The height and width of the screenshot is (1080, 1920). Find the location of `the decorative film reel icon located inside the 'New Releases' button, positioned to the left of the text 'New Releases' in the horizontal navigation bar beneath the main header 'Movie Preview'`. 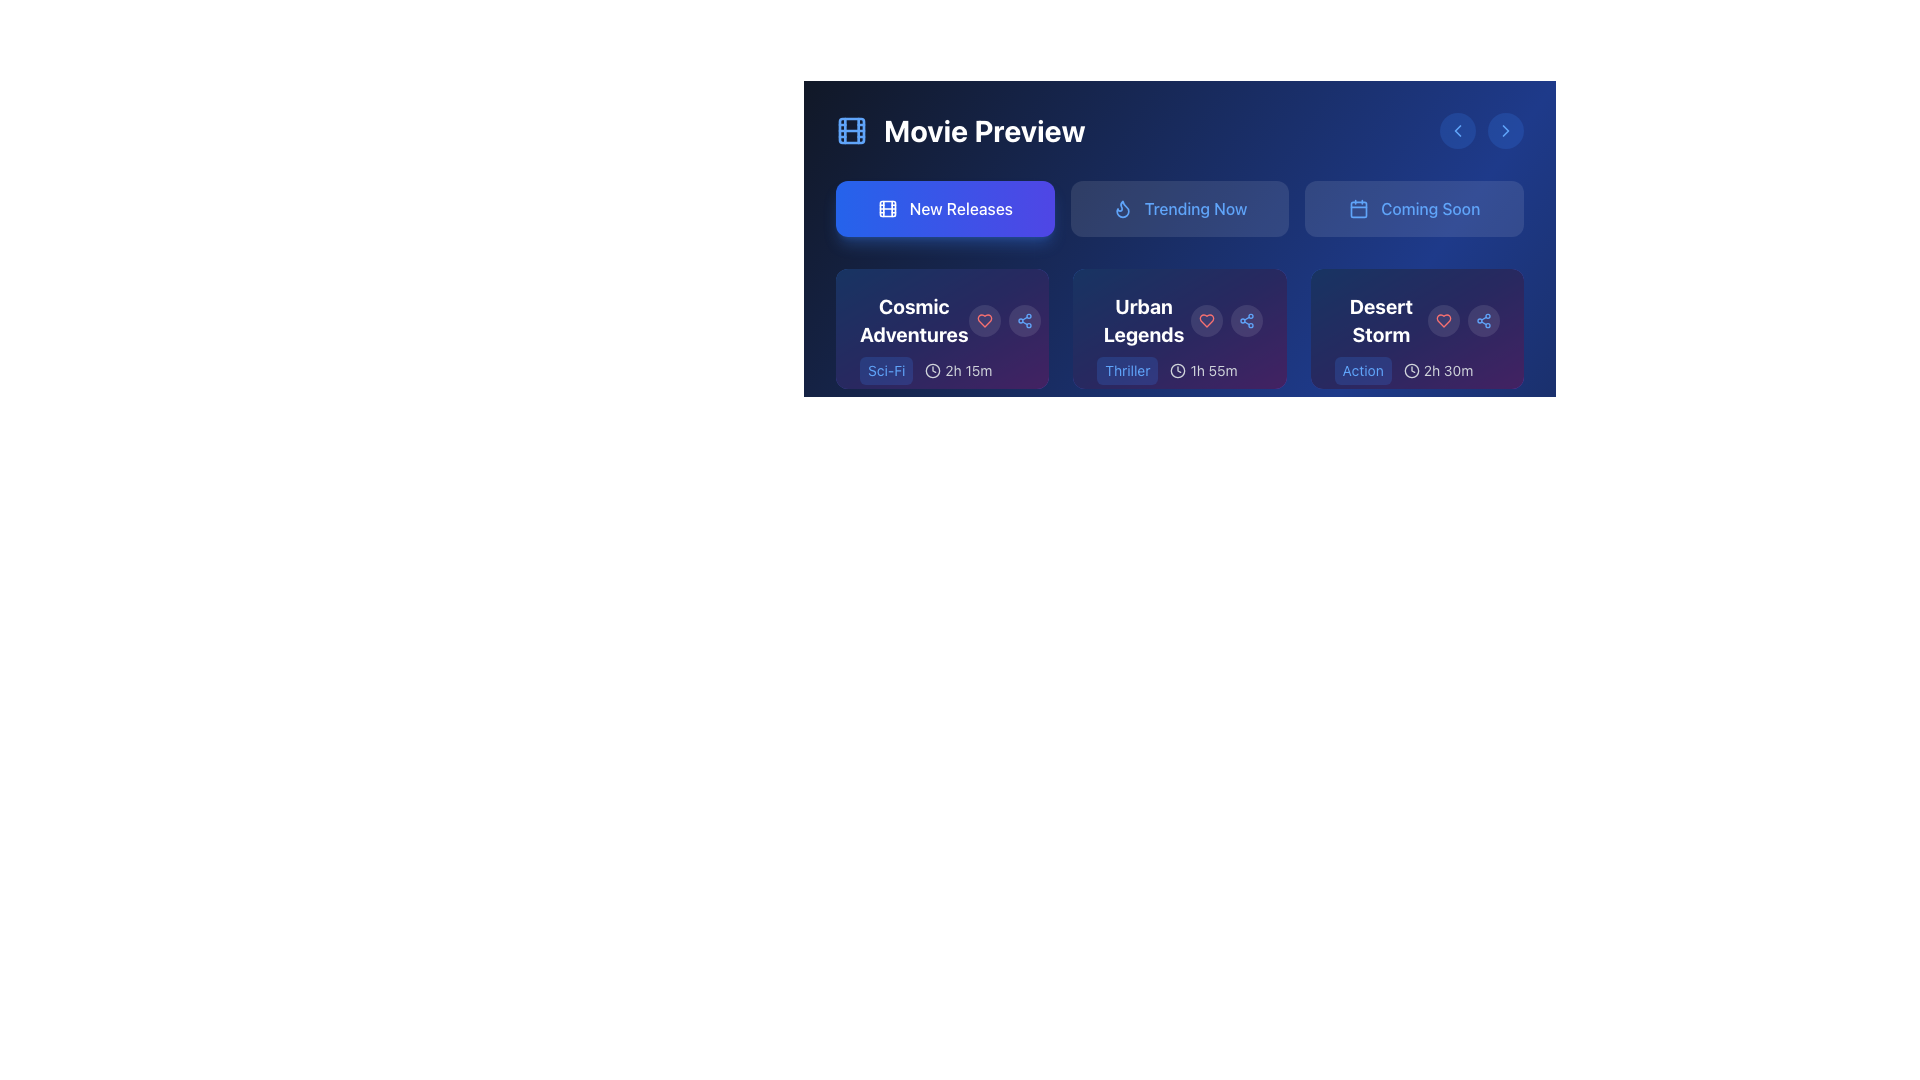

the decorative film reel icon located inside the 'New Releases' button, positioned to the left of the text 'New Releases' in the horizontal navigation bar beneath the main header 'Movie Preview' is located at coordinates (886, 208).